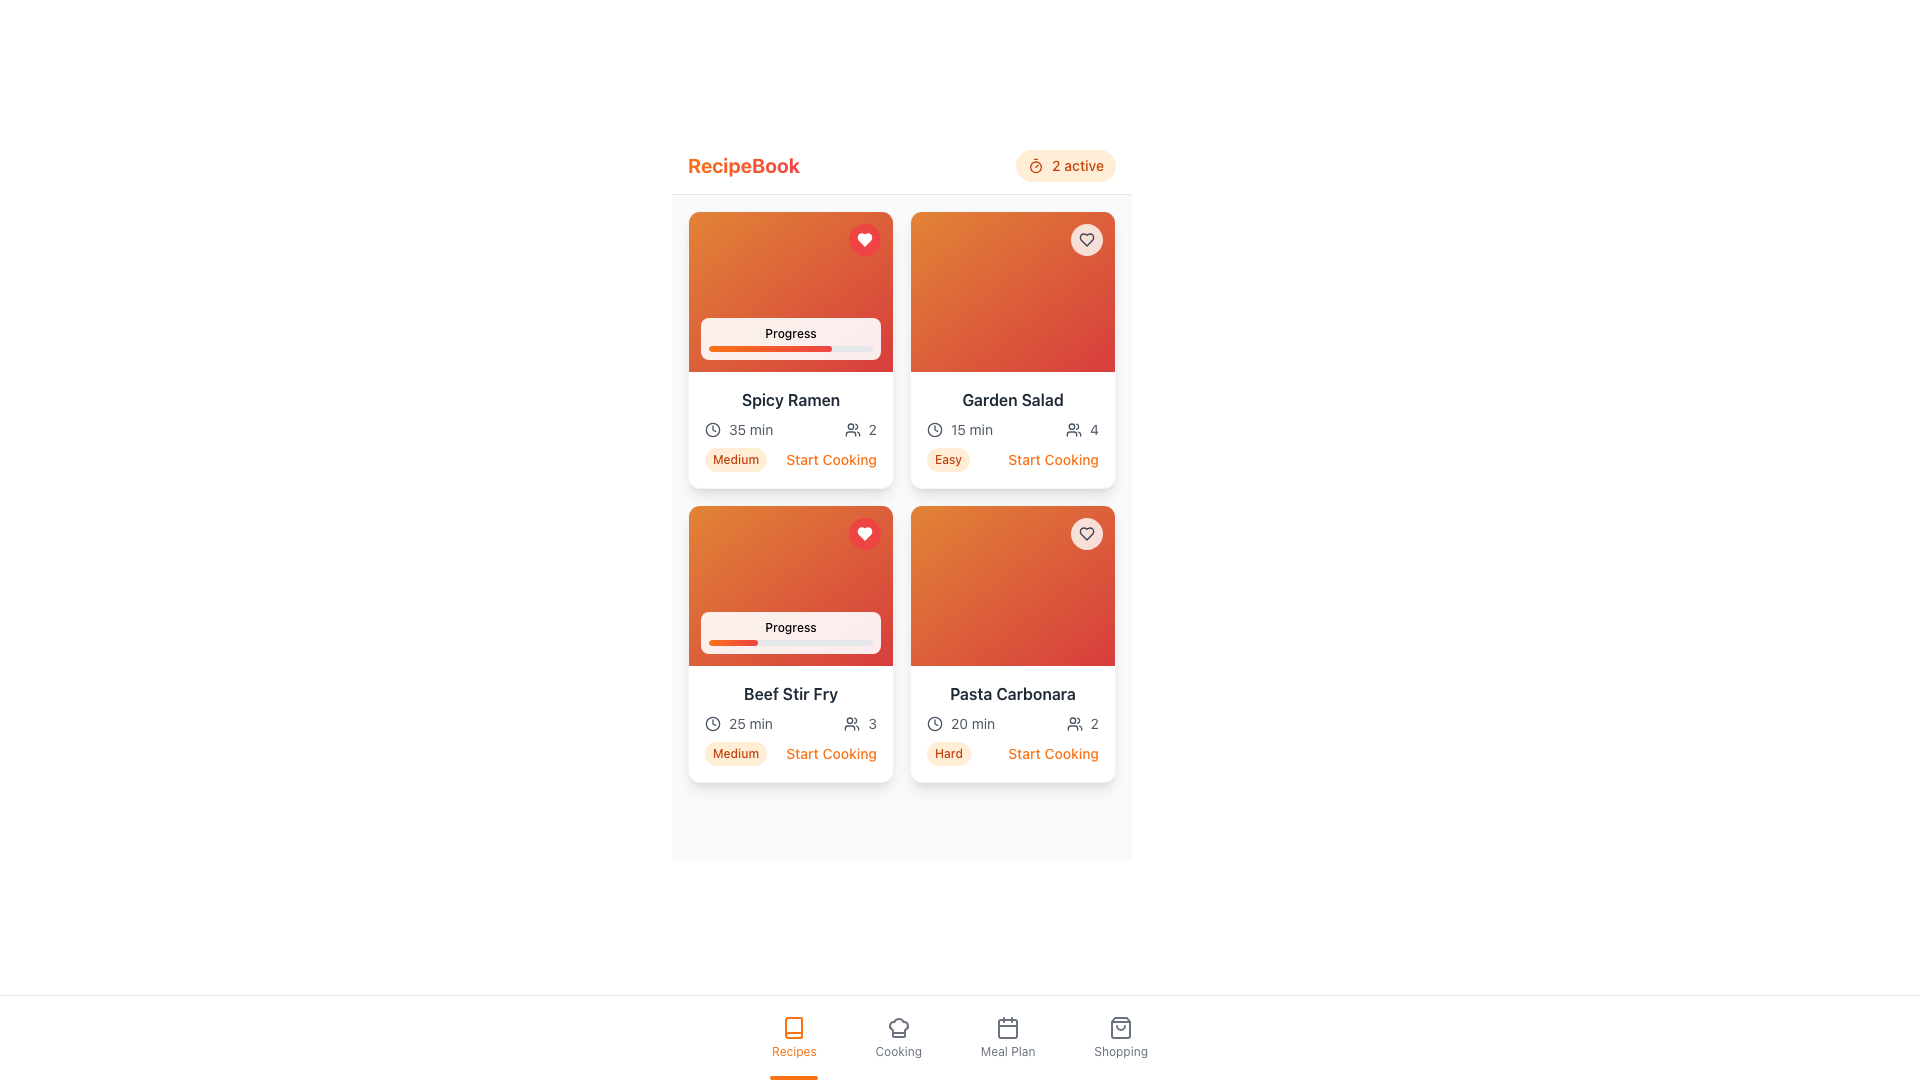 The image size is (1920, 1080). Describe the element at coordinates (735, 459) in the screenshot. I see `the small capsule-shaped badge labeled 'Medium' with orange text on a light orange background, located within the 'Beef Stir Fry' card, positioned to the left of the 'Start Cooking' button` at that location.